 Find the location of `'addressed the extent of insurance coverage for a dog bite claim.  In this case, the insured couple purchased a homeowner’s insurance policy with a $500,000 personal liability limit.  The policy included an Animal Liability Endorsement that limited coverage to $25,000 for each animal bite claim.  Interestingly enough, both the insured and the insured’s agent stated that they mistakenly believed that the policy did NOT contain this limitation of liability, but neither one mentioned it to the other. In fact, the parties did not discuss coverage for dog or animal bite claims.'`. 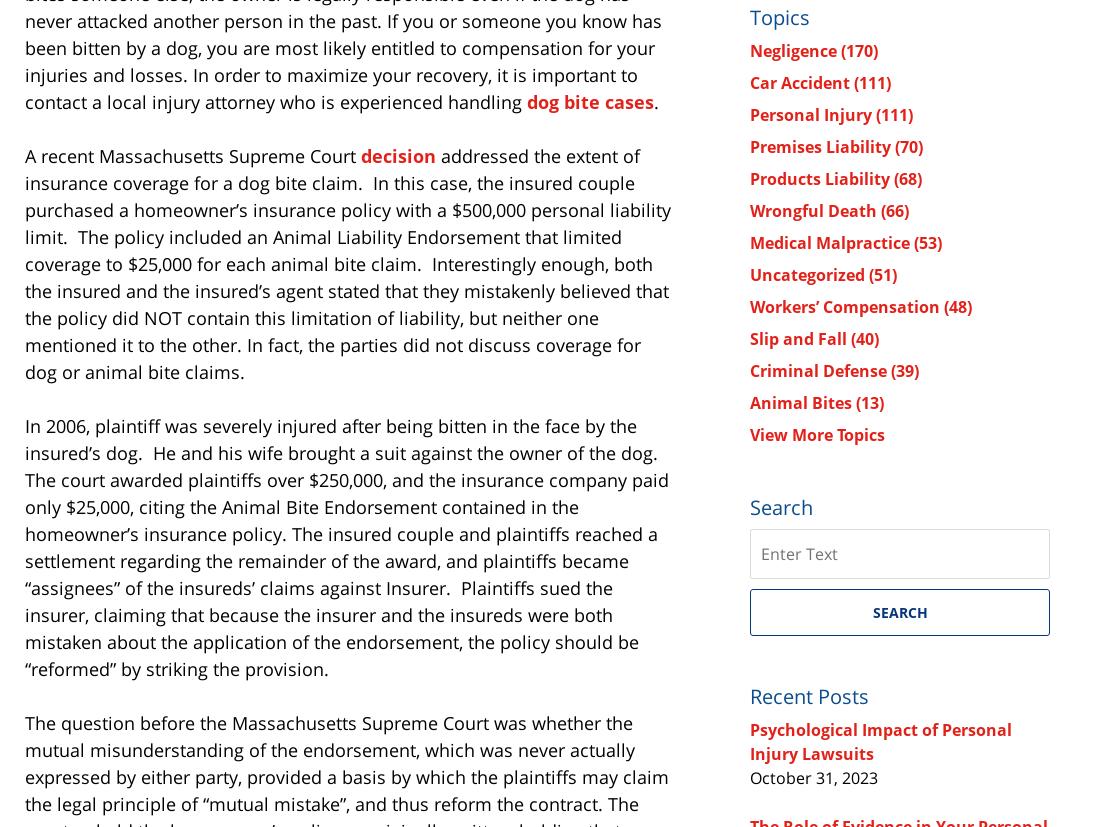

'addressed the extent of insurance coverage for a dog bite claim.  In this case, the insured couple purchased a homeowner’s insurance policy with a $500,000 personal liability limit.  The policy included an Animal Liability Endorsement that limited coverage to $25,000 for each animal bite claim.  Interestingly enough, both the insured and the insured’s agent stated that they mistakenly believed that the policy did NOT contain this limitation of liability, but neither one mentioned it to the other. In fact, the parties did not discuss coverage for dog or animal bite claims.' is located at coordinates (348, 262).